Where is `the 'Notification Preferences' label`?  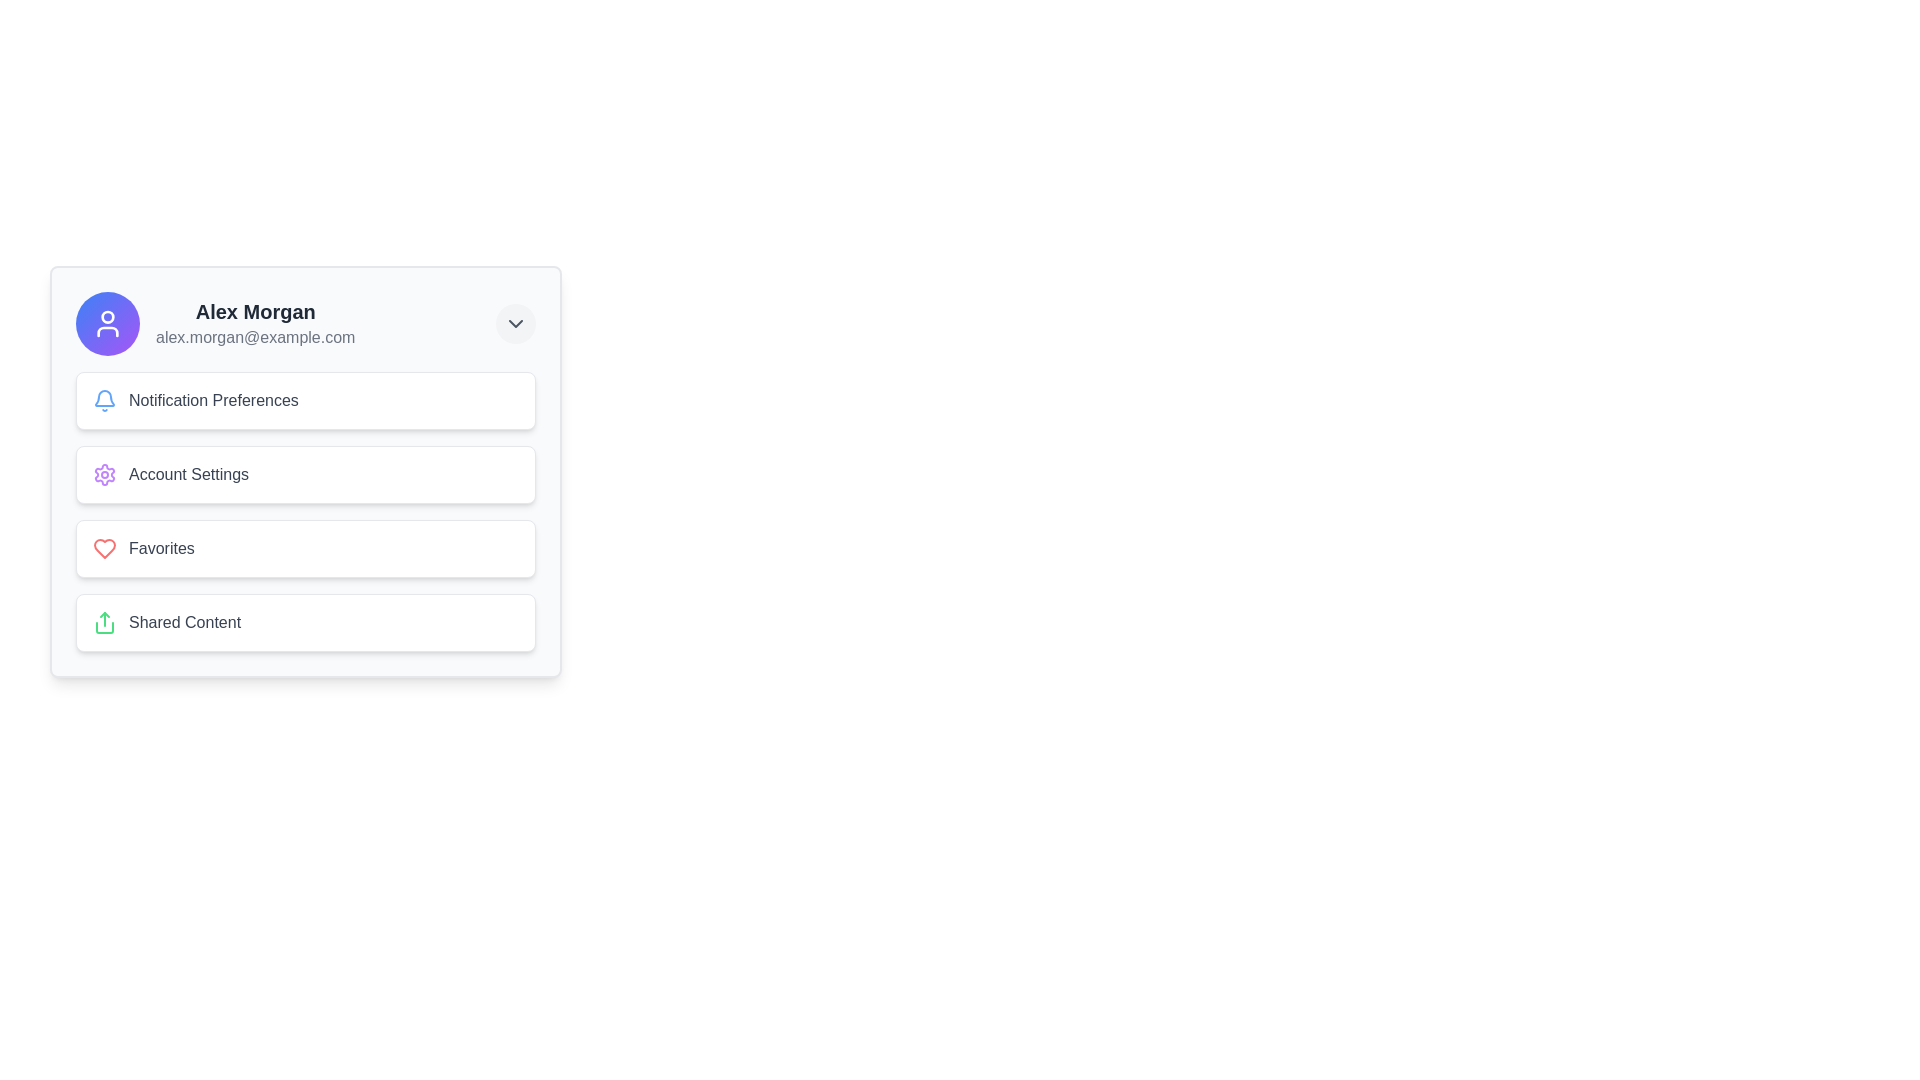 the 'Notification Preferences' label is located at coordinates (213, 401).